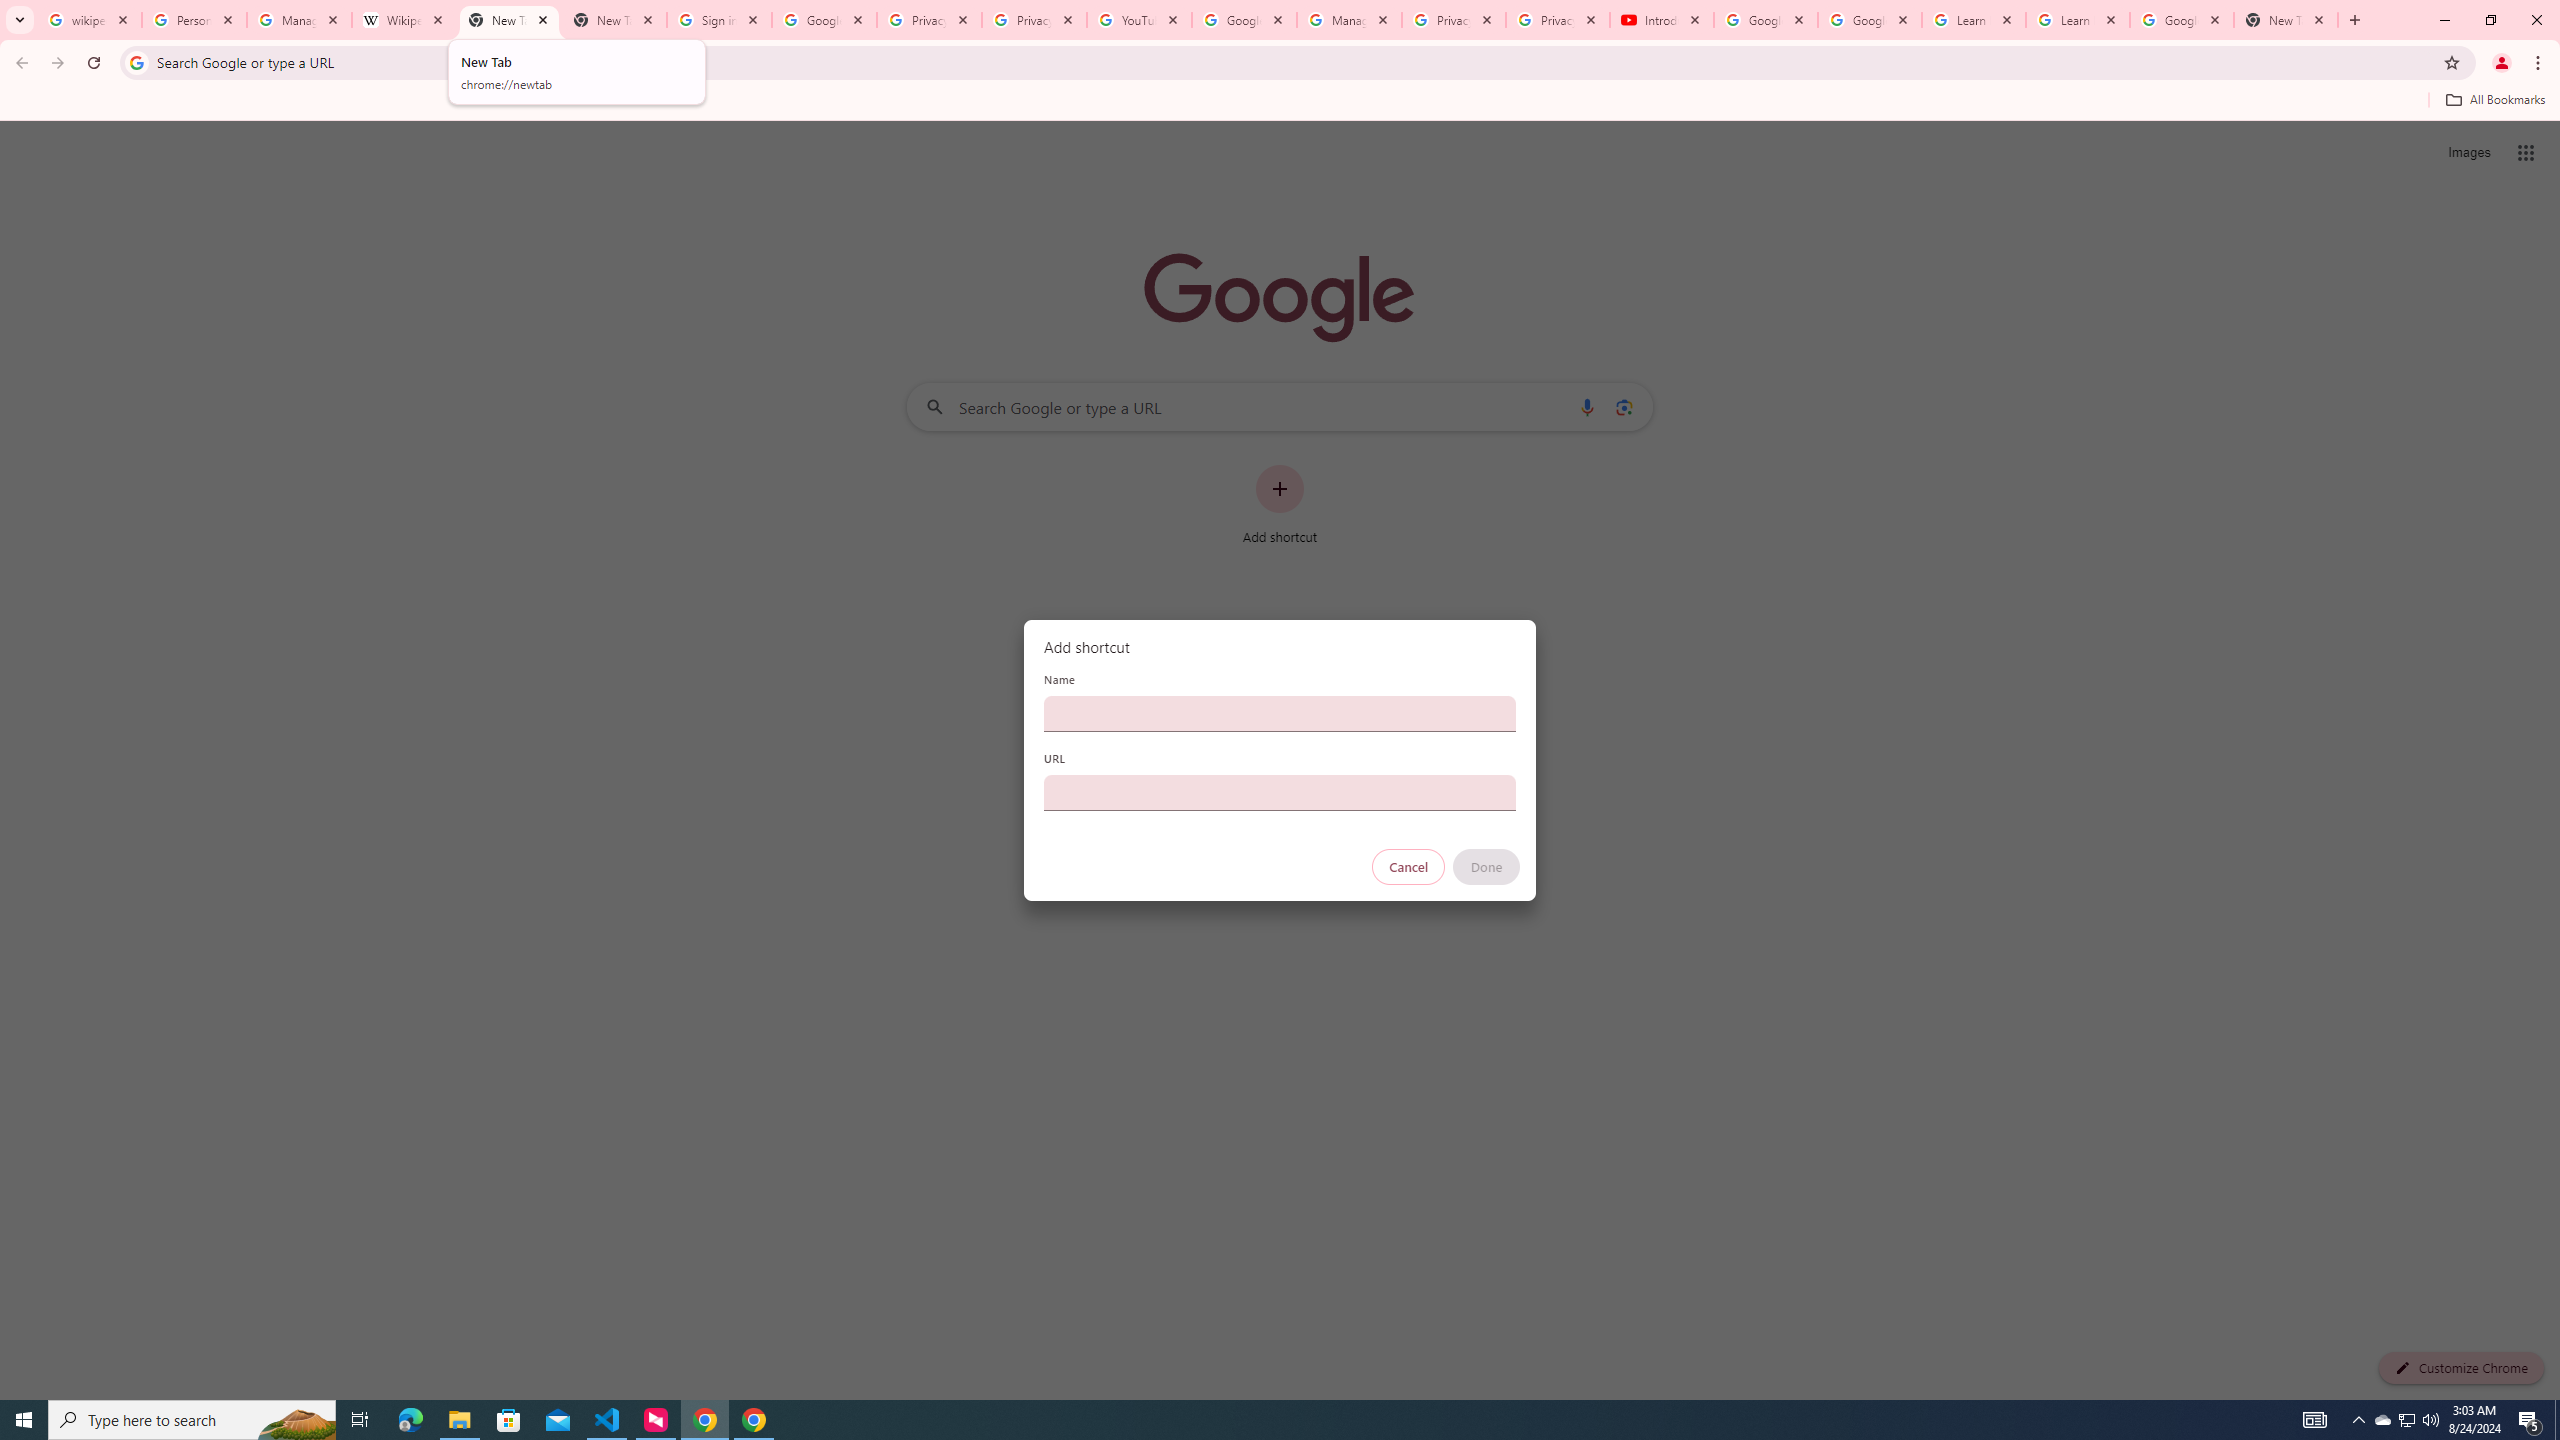 Image resolution: width=2560 pixels, height=1440 pixels. I want to click on 'Cancel', so click(1409, 866).